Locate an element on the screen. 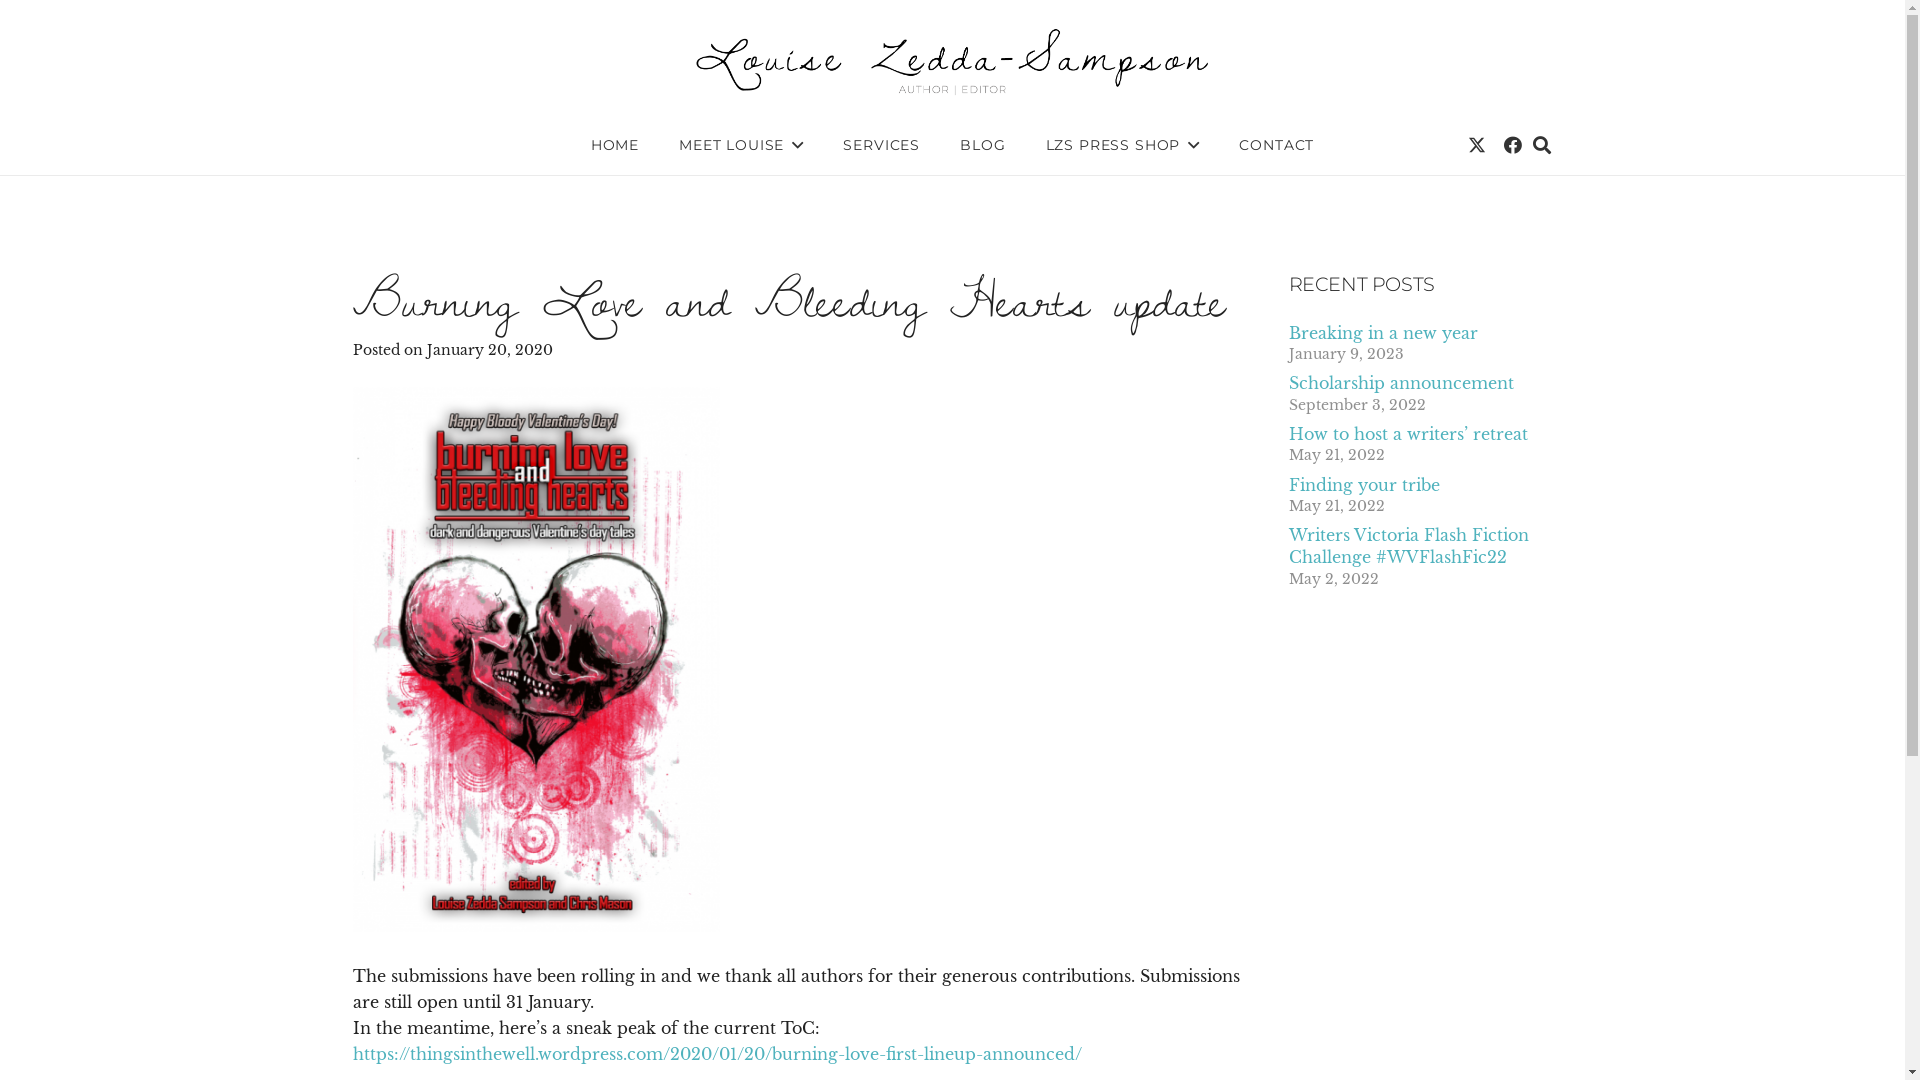  'Twitter' is located at coordinates (1477, 144).